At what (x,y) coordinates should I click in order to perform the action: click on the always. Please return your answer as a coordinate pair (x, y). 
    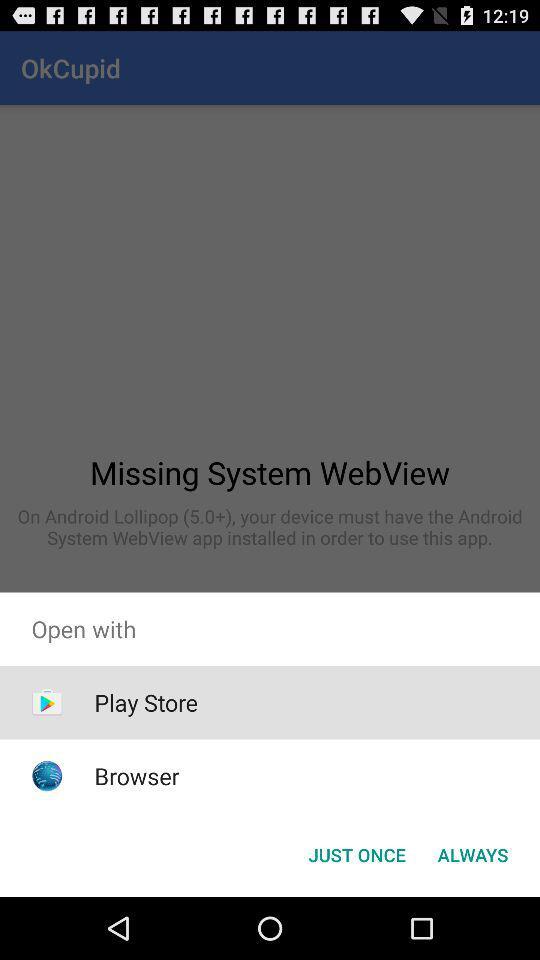
    Looking at the image, I should click on (472, 853).